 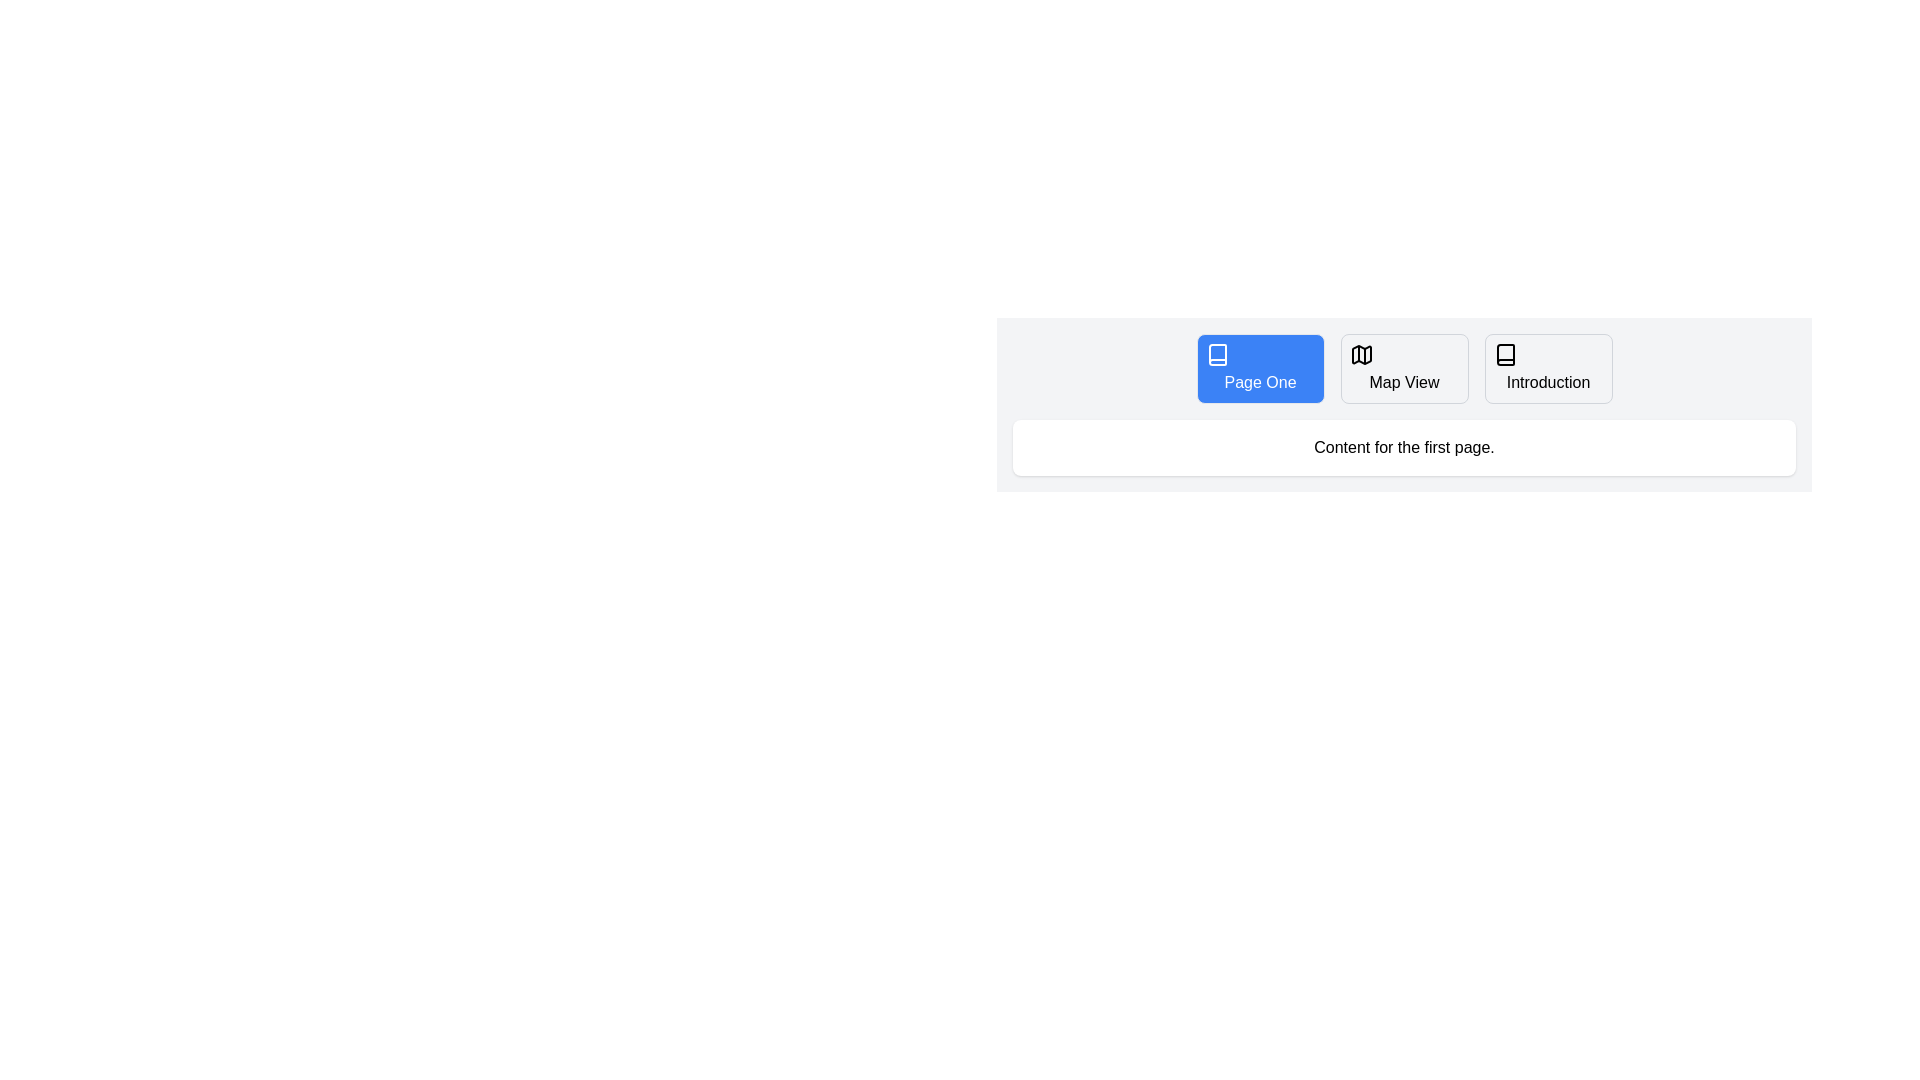 What do you see at coordinates (1547, 382) in the screenshot?
I see `text label indicating the section titled 'Introduction', which is located within the last button on the right in a row of three buttons` at bounding box center [1547, 382].